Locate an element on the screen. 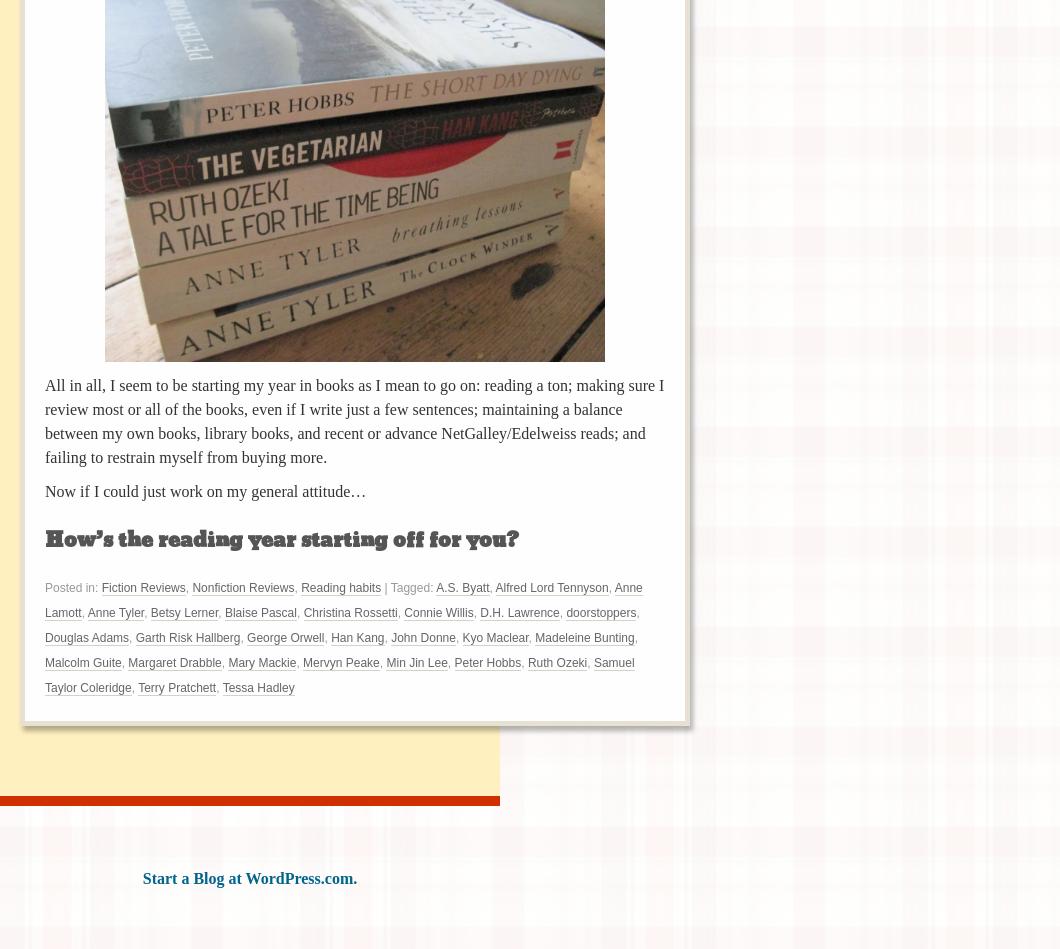  'Margaret Drabble' is located at coordinates (173, 662).